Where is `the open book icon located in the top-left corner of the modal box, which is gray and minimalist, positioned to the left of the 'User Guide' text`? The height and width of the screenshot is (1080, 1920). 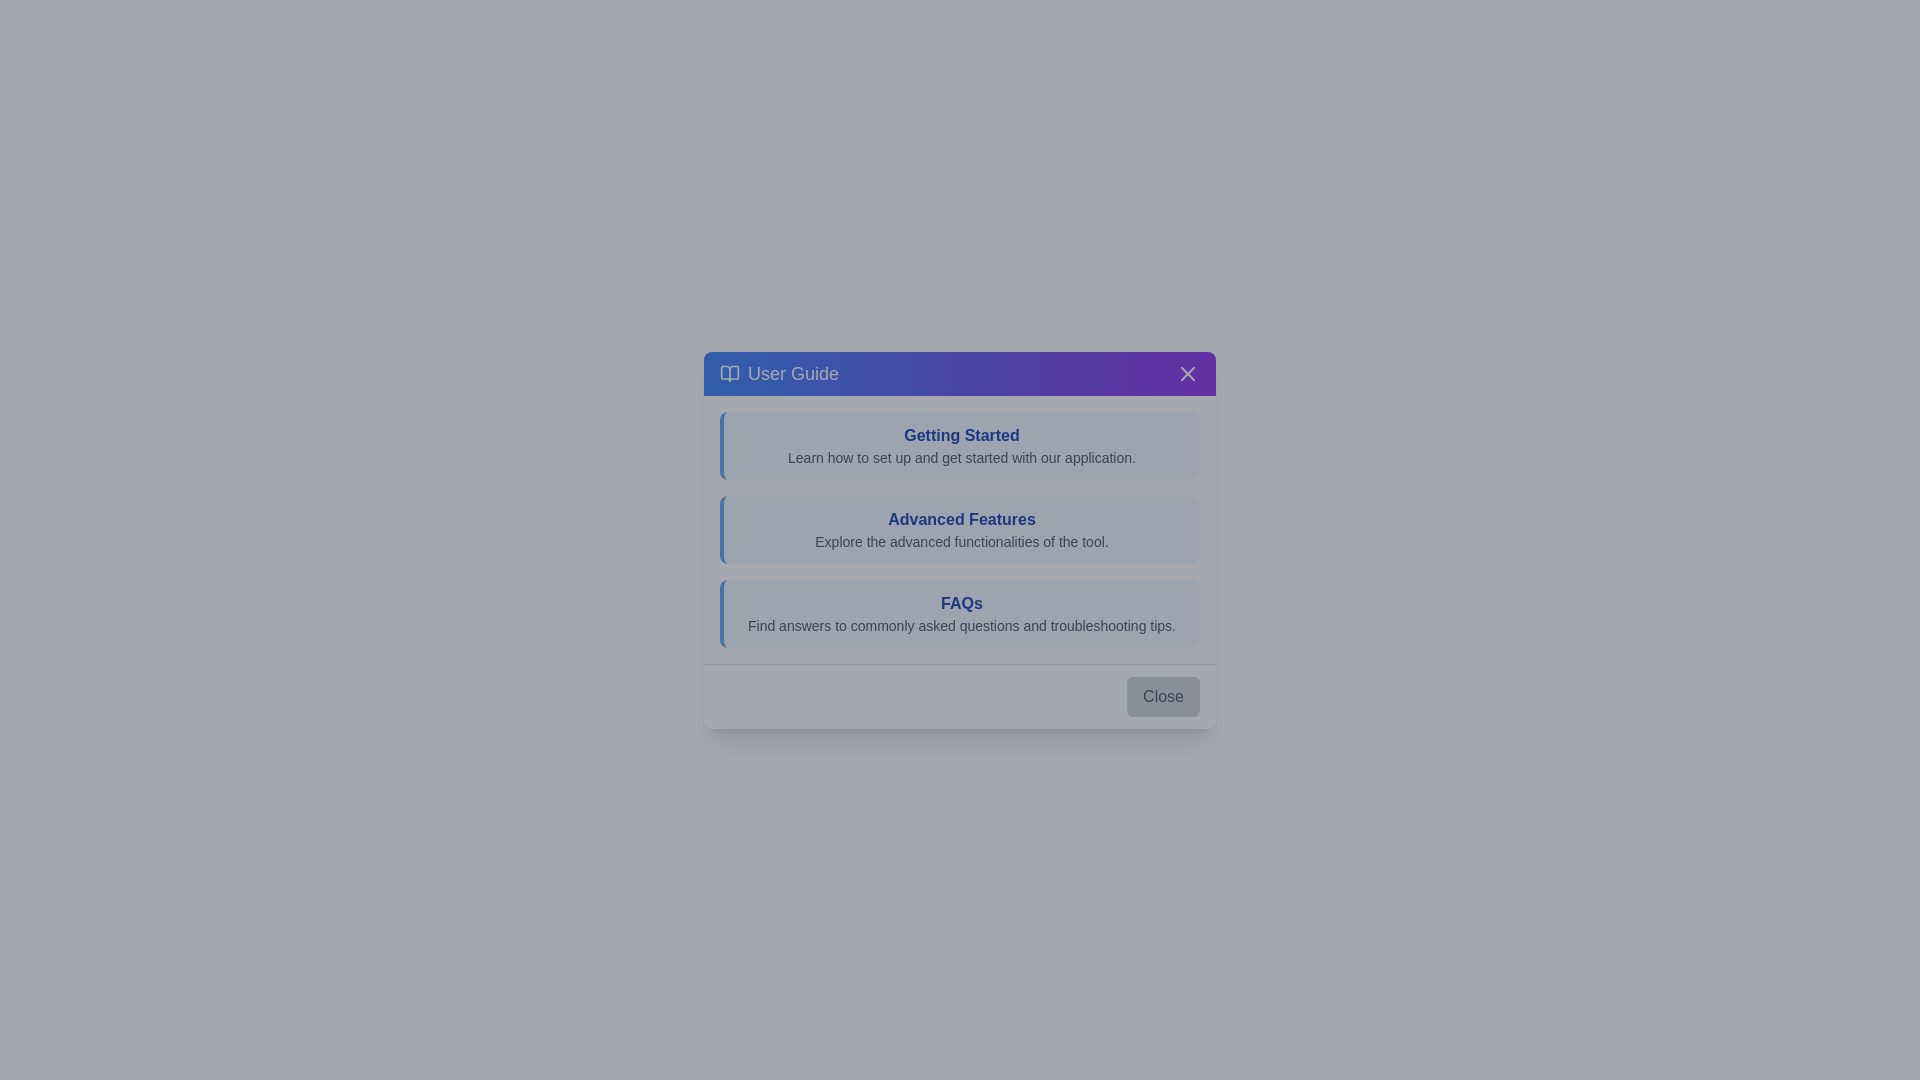 the open book icon located in the top-left corner of the modal box, which is gray and minimalist, positioned to the left of the 'User Guide' text is located at coordinates (728, 373).